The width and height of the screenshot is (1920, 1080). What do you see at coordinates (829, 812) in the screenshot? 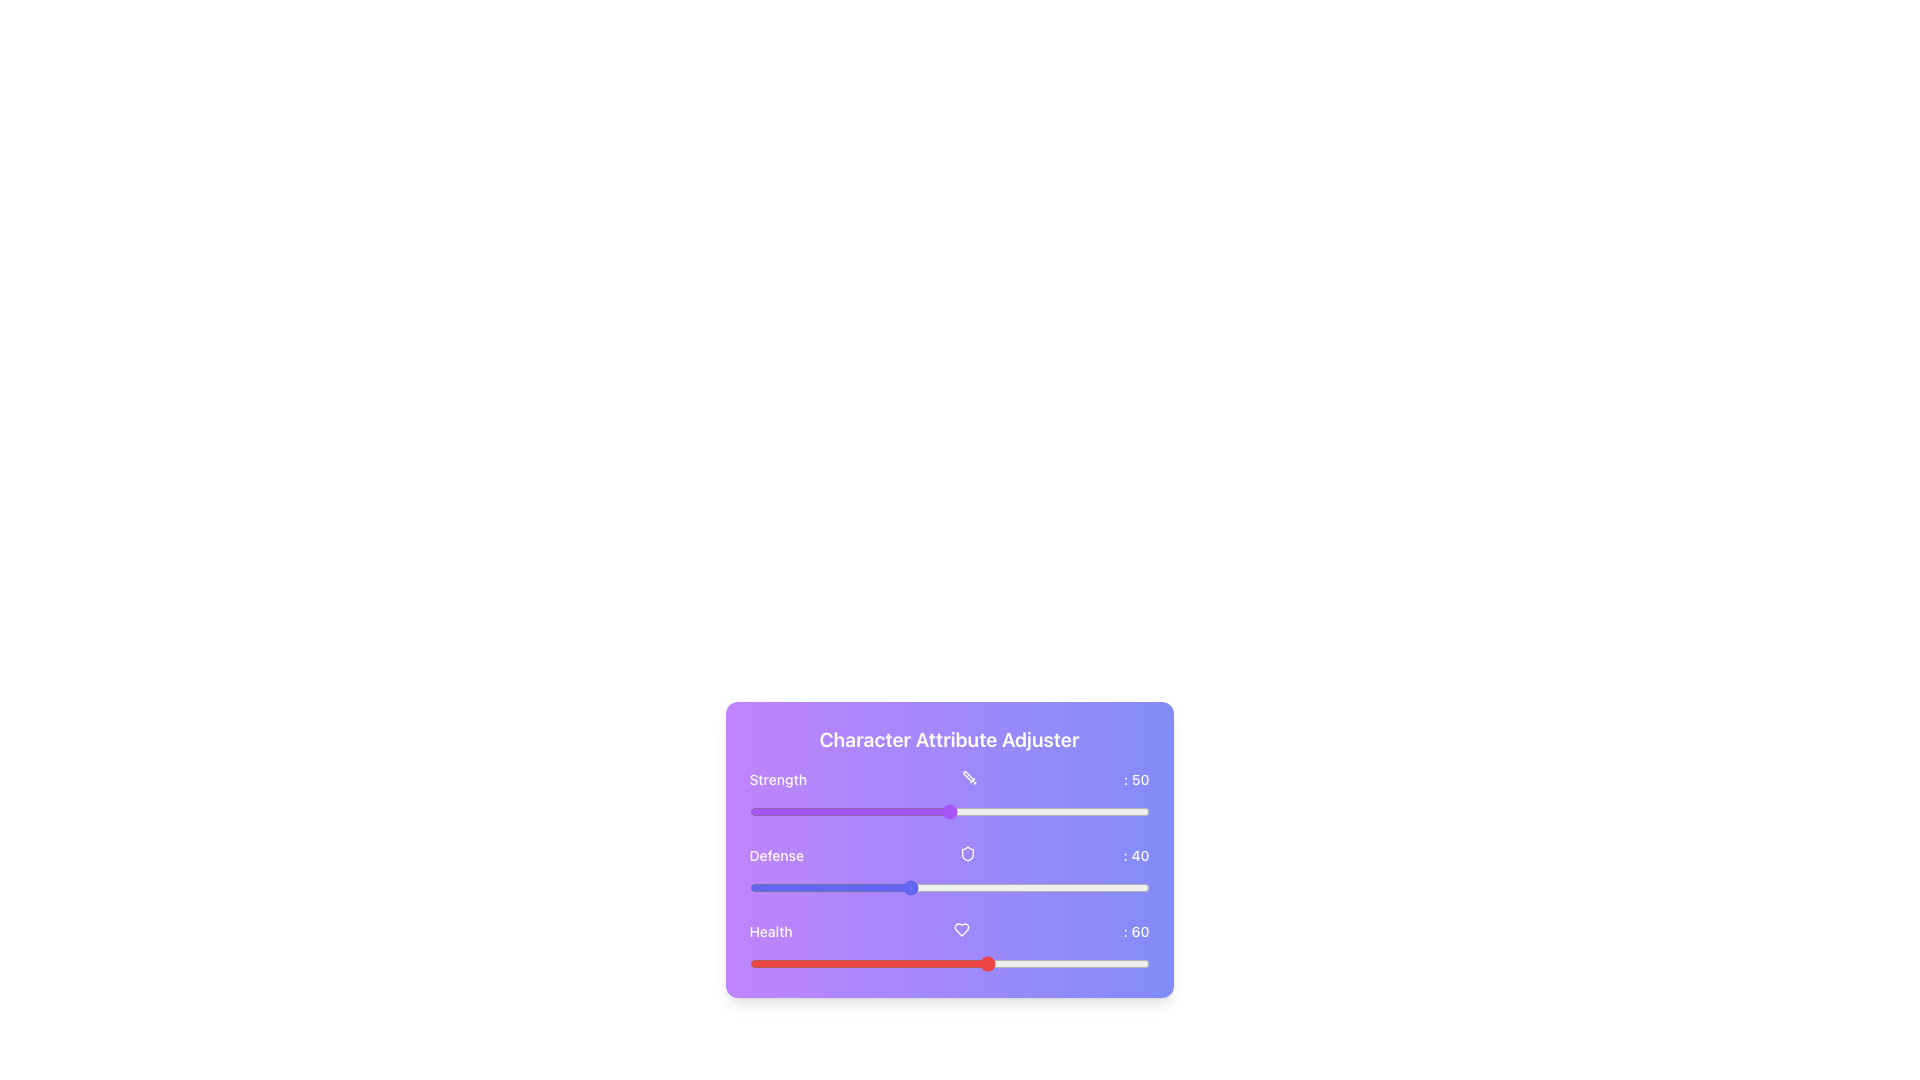
I see `the Strength value` at bounding box center [829, 812].